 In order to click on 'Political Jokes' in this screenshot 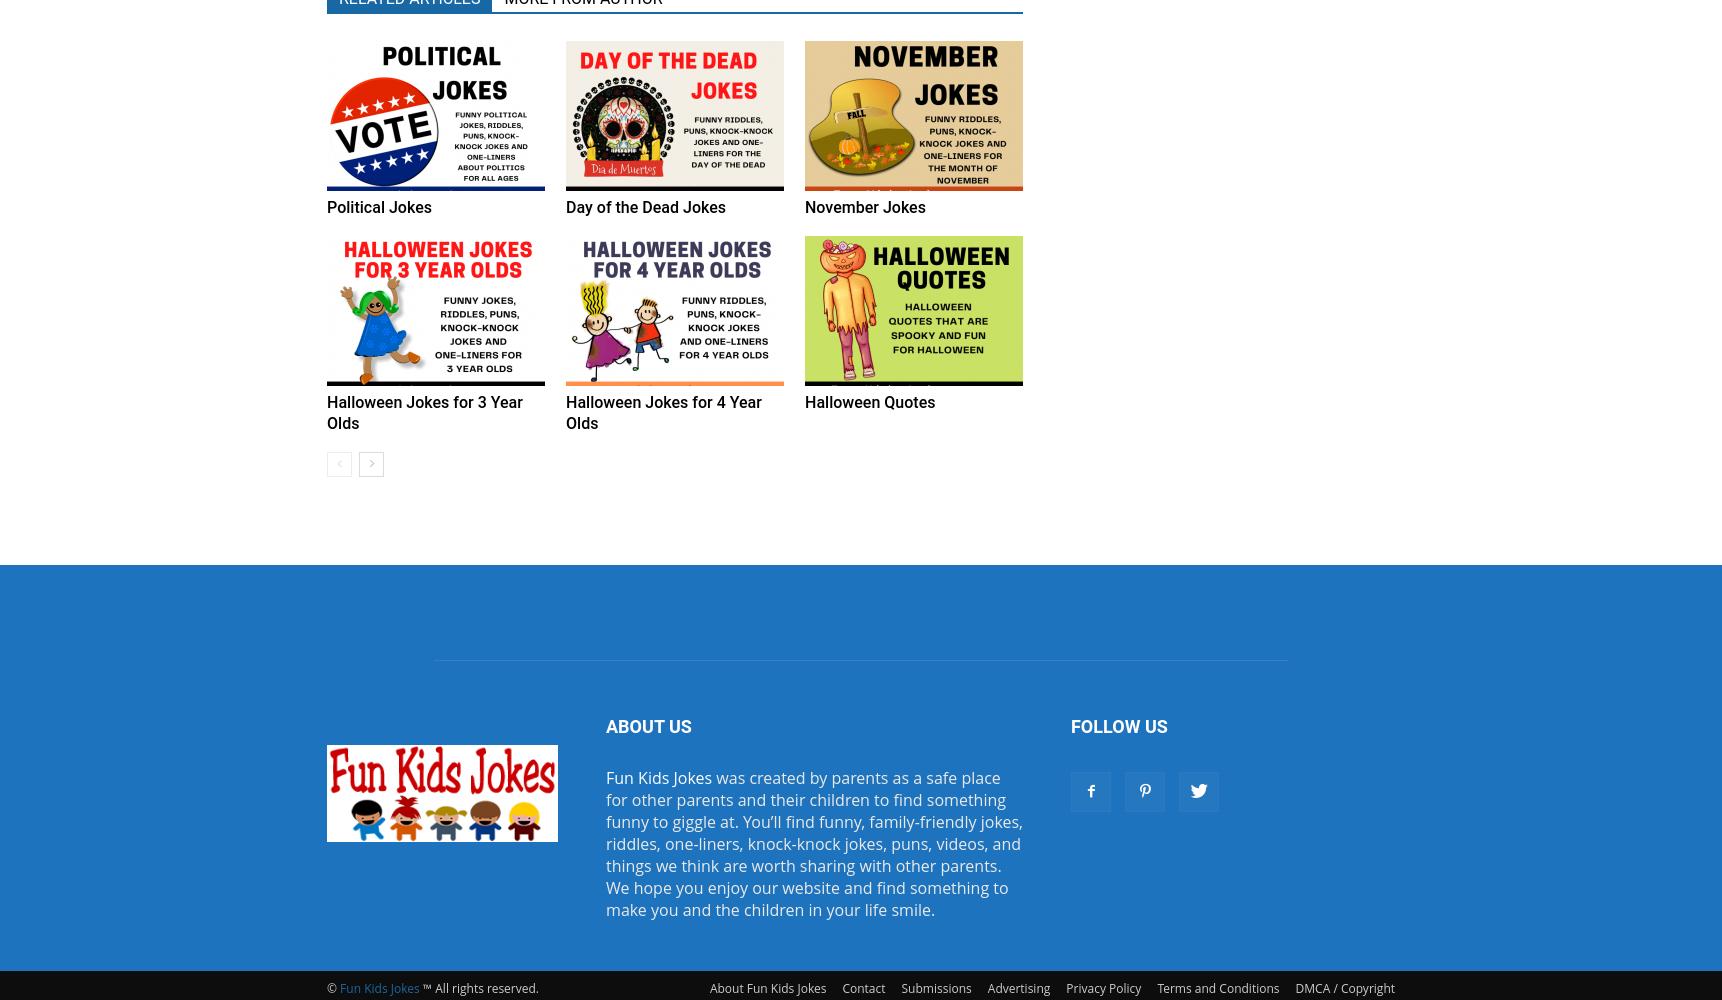, I will do `click(379, 206)`.